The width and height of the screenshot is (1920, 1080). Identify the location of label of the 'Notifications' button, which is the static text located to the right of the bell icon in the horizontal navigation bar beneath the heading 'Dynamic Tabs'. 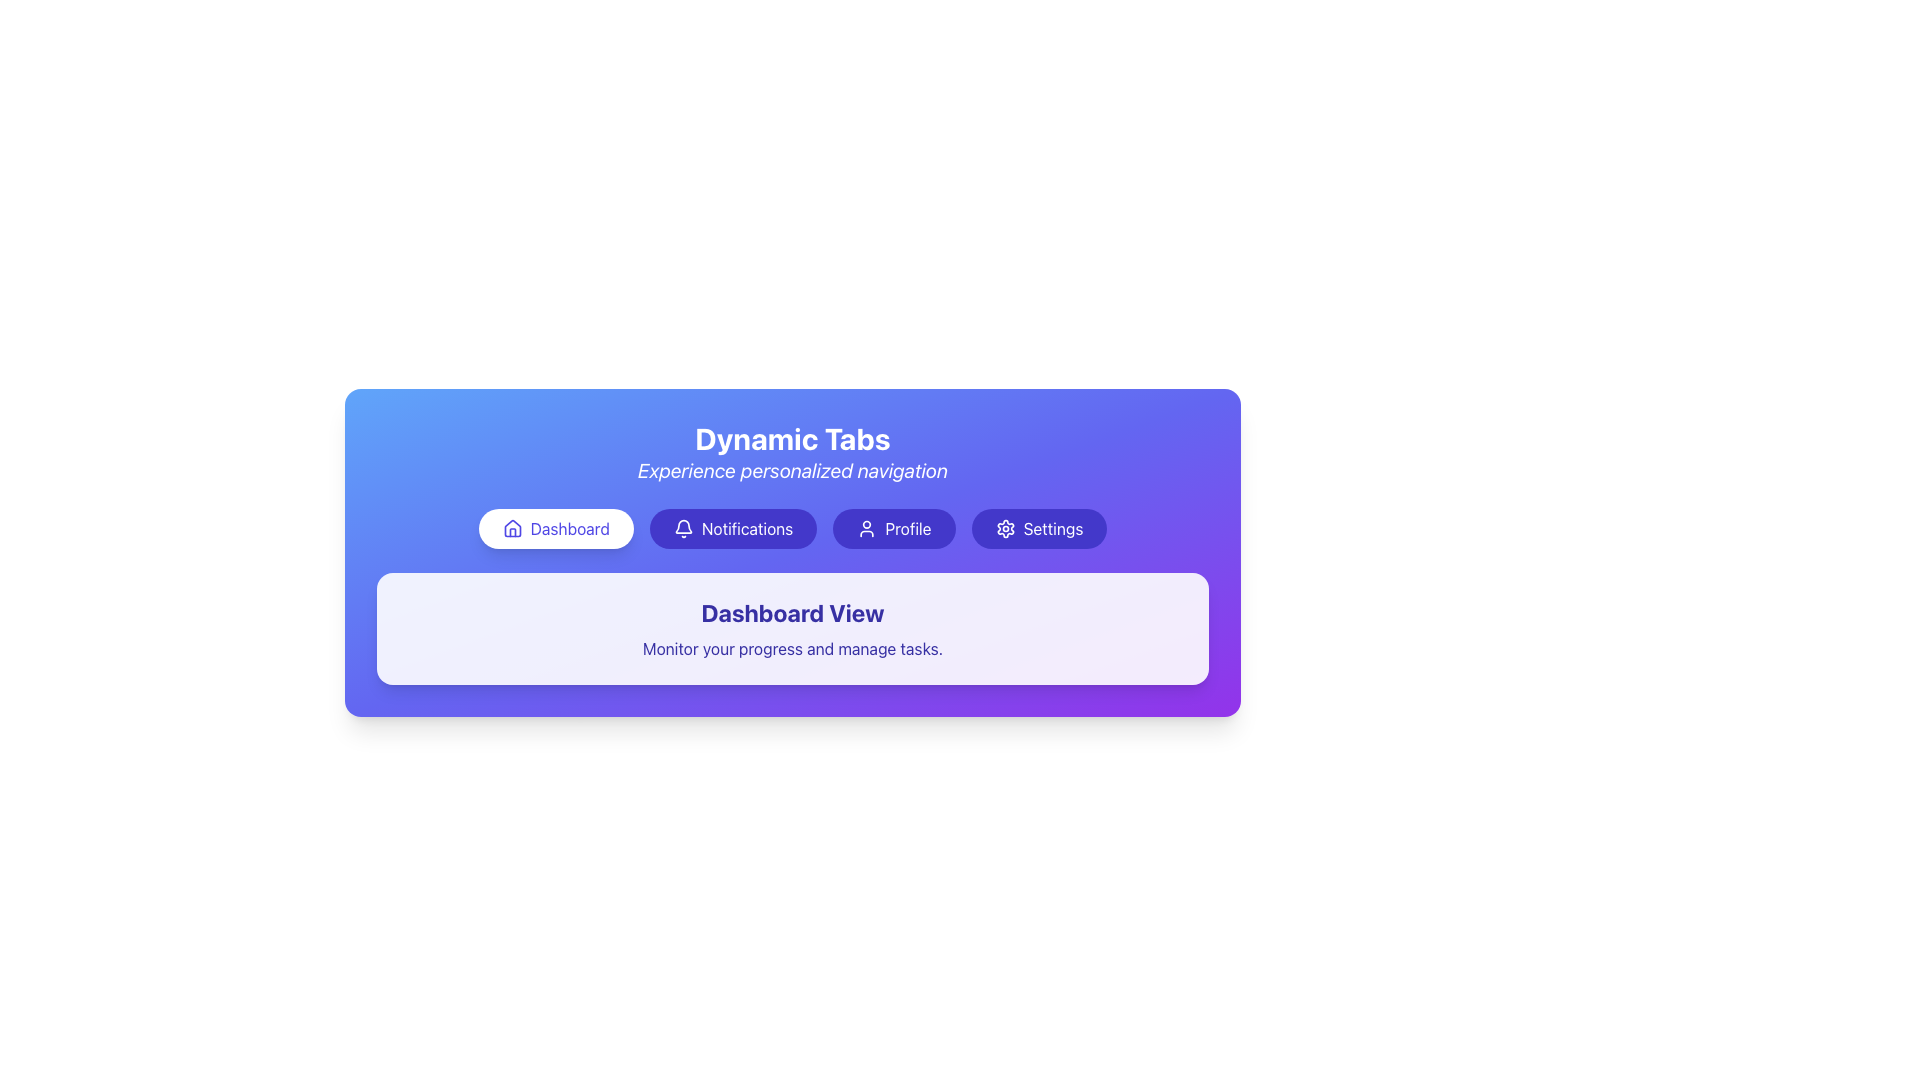
(746, 527).